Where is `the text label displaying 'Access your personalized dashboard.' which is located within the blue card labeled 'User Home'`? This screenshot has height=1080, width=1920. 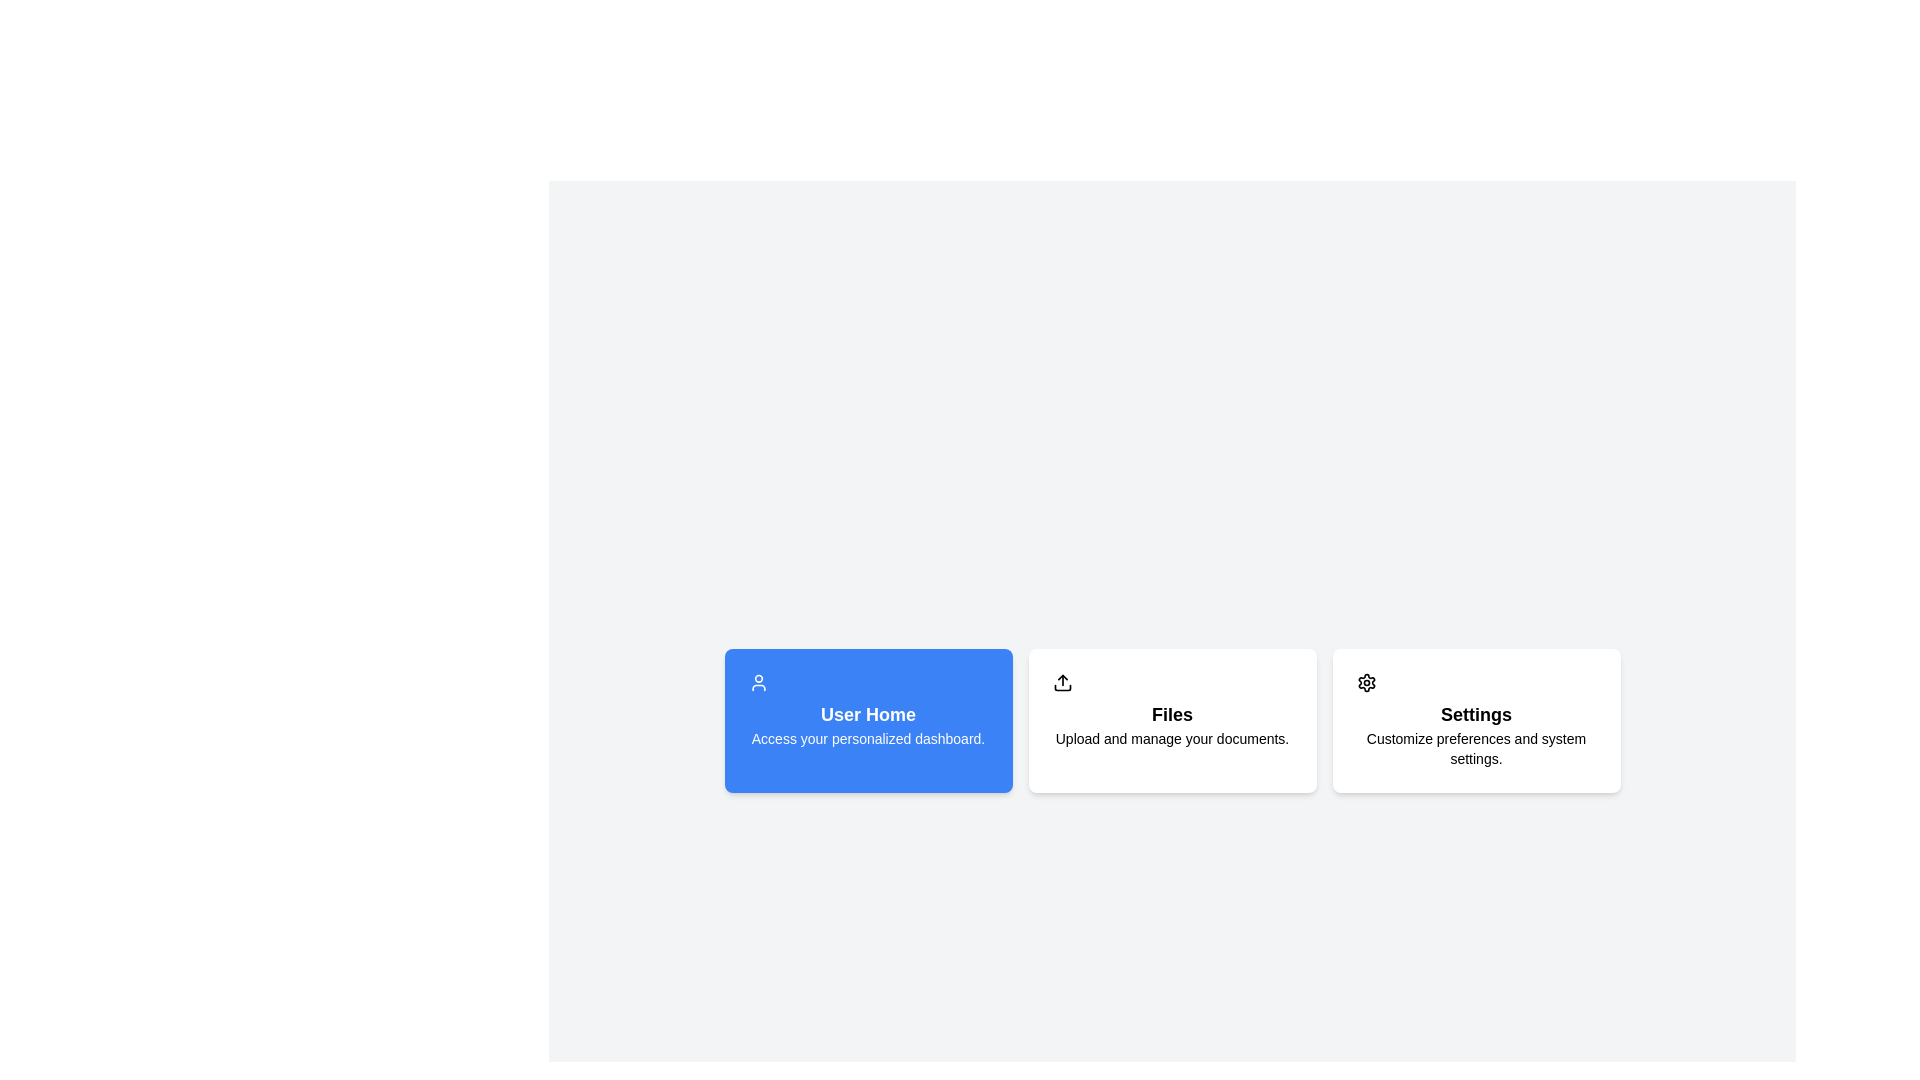
the text label displaying 'Access your personalized dashboard.' which is located within the blue card labeled 'User Home' is located at coordinates (868, 739).